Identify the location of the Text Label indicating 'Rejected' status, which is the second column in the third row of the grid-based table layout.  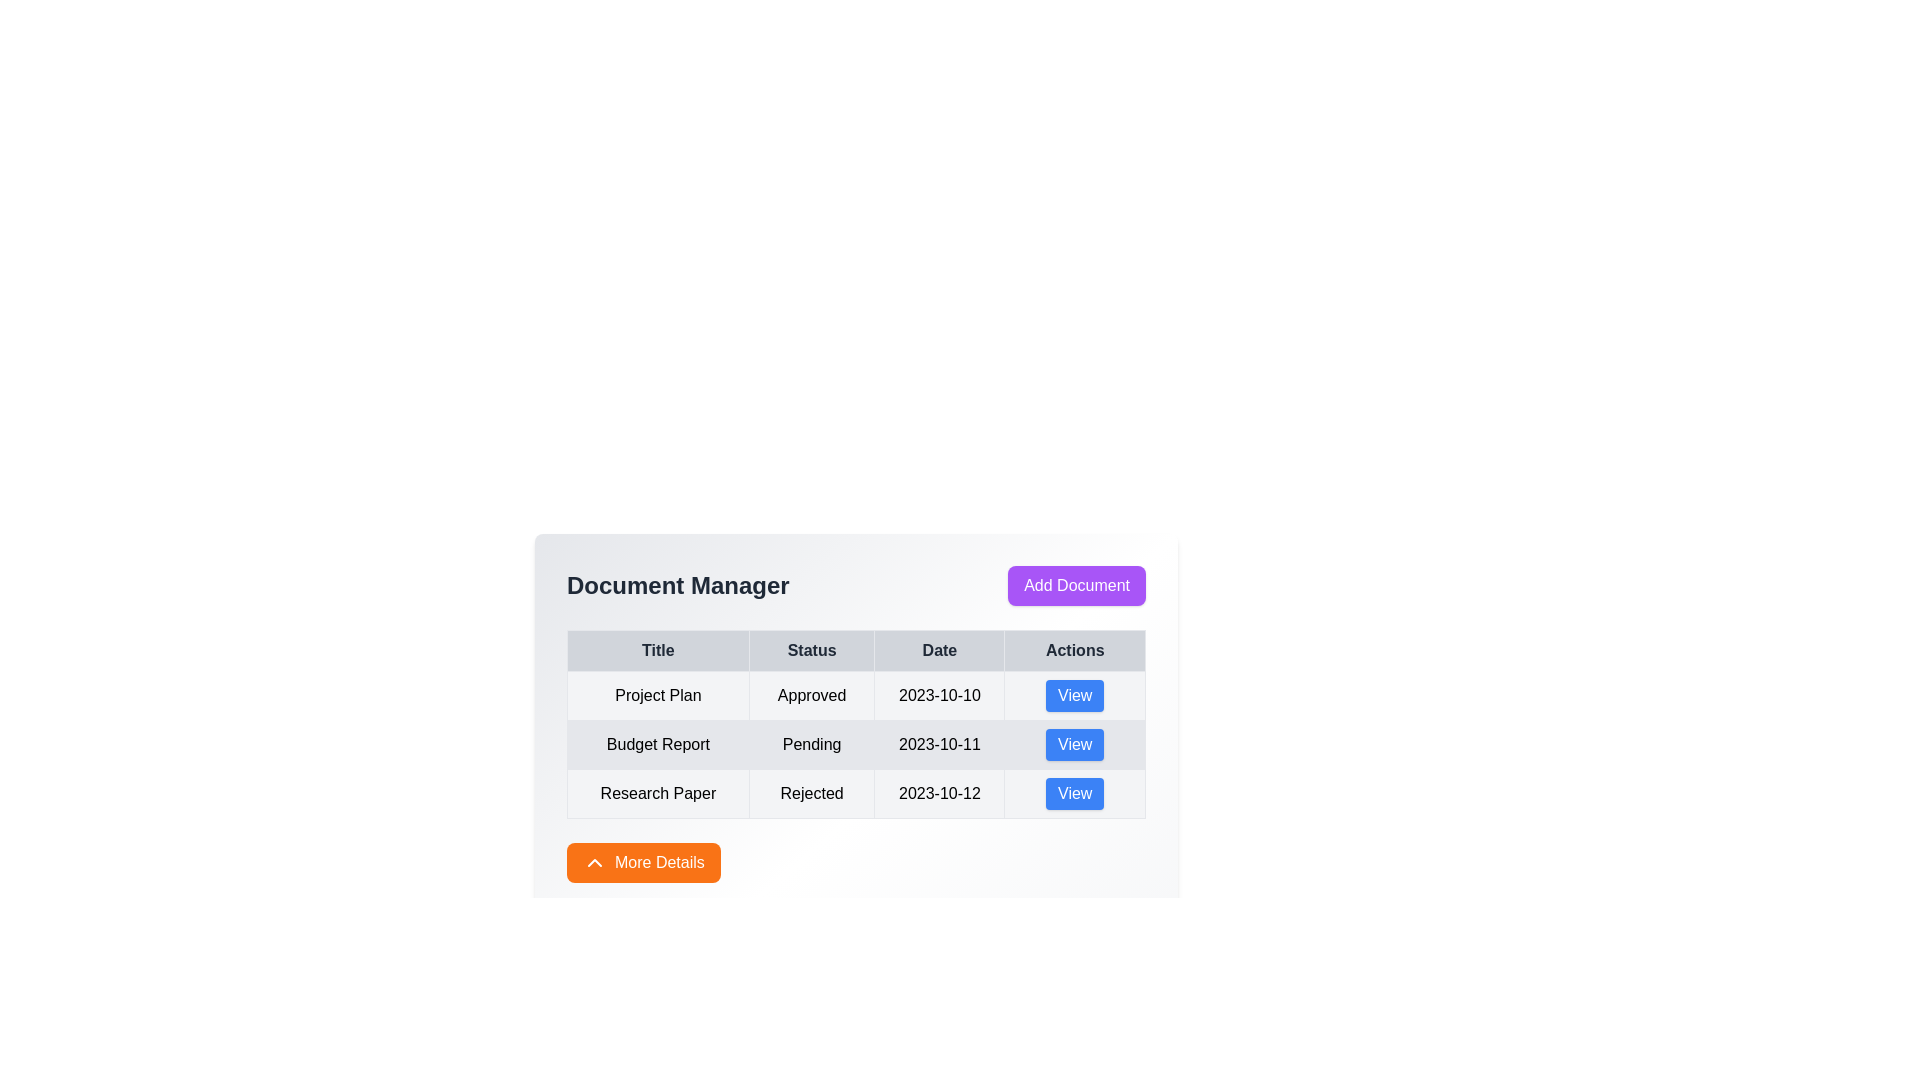
(812, 793).